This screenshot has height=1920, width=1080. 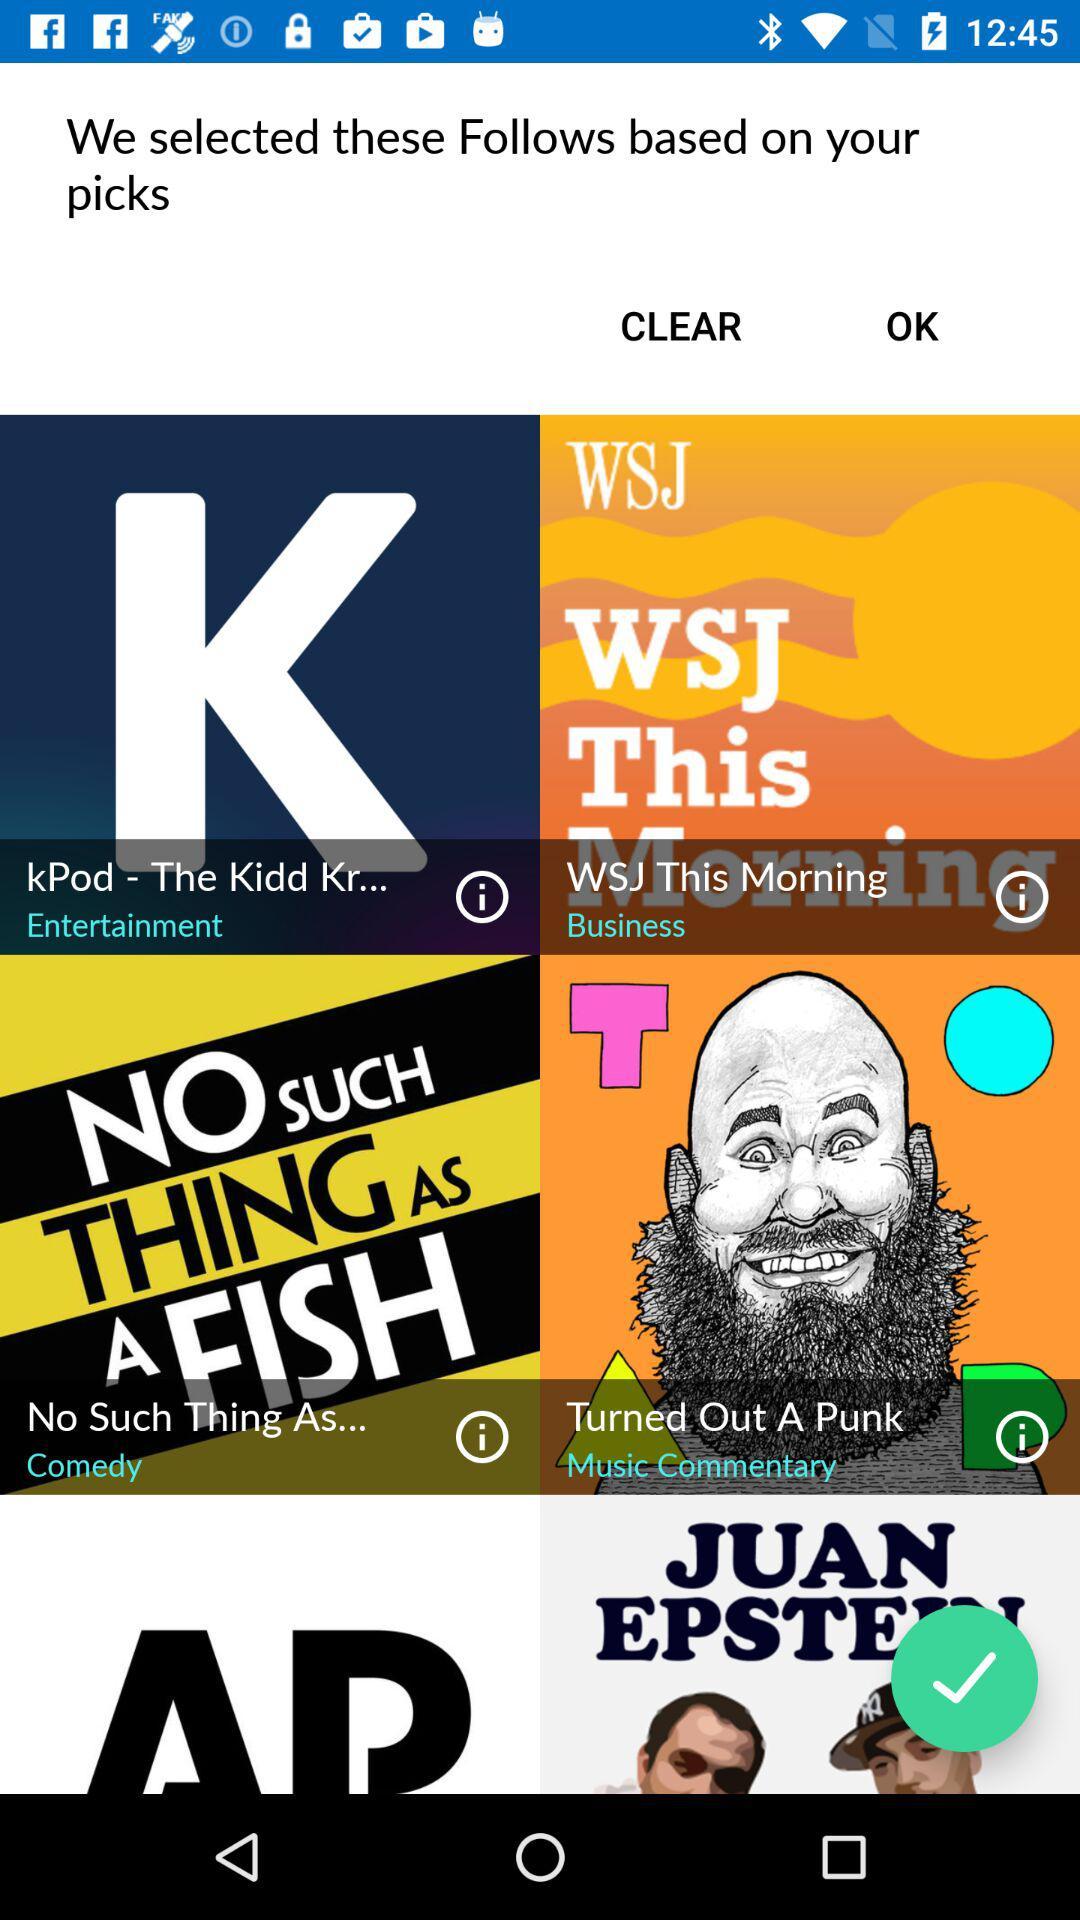 What do you see at coordinates (963, 1678) in the screenshot?
I see `the check icon` at bounding box center [963, 1678].